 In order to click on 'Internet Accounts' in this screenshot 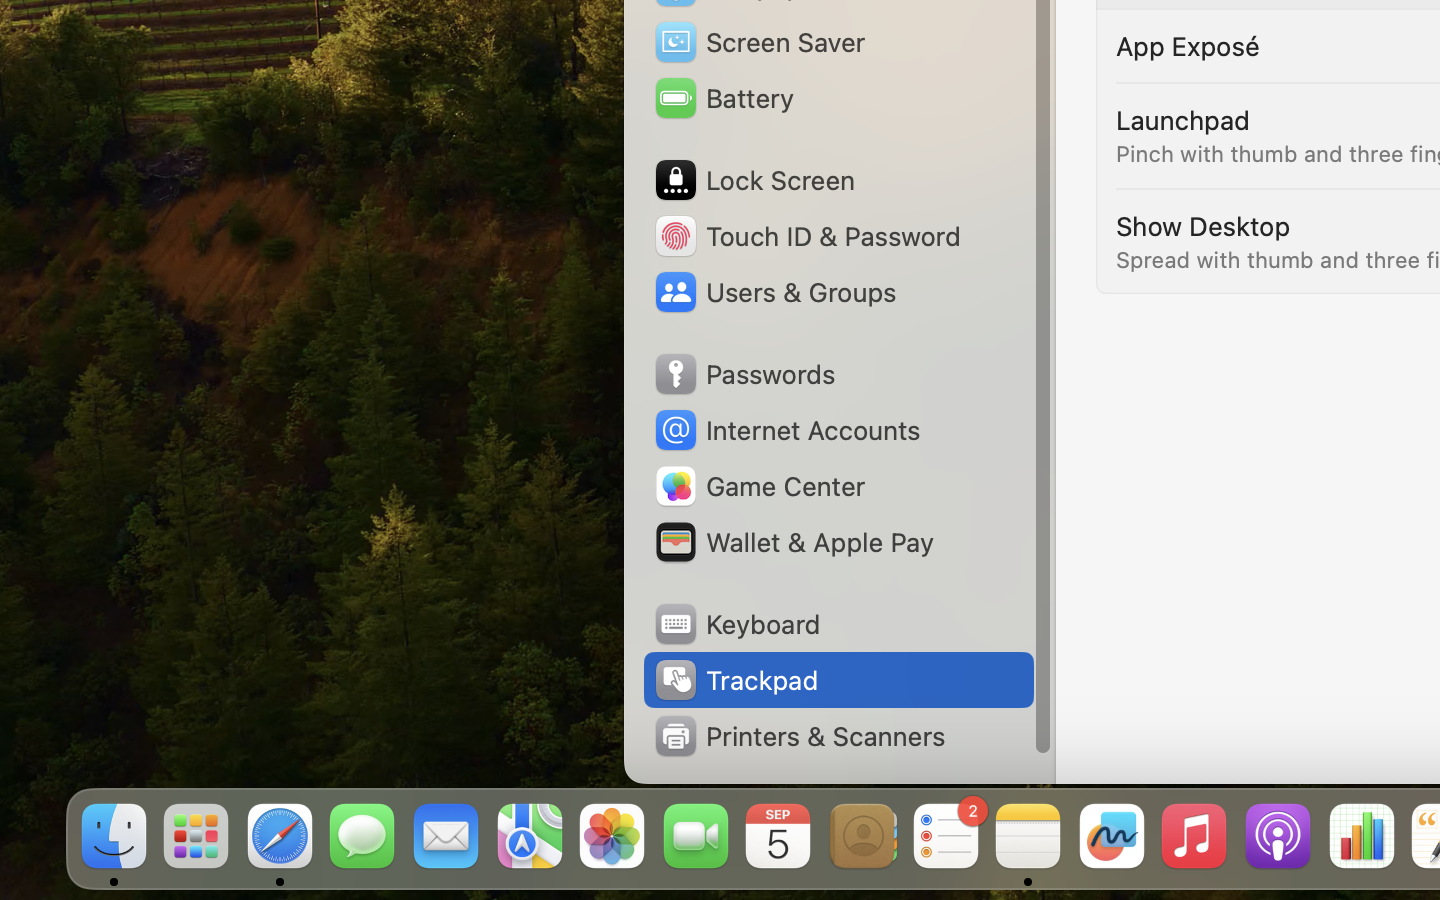, I will do `click(785, 430)`.